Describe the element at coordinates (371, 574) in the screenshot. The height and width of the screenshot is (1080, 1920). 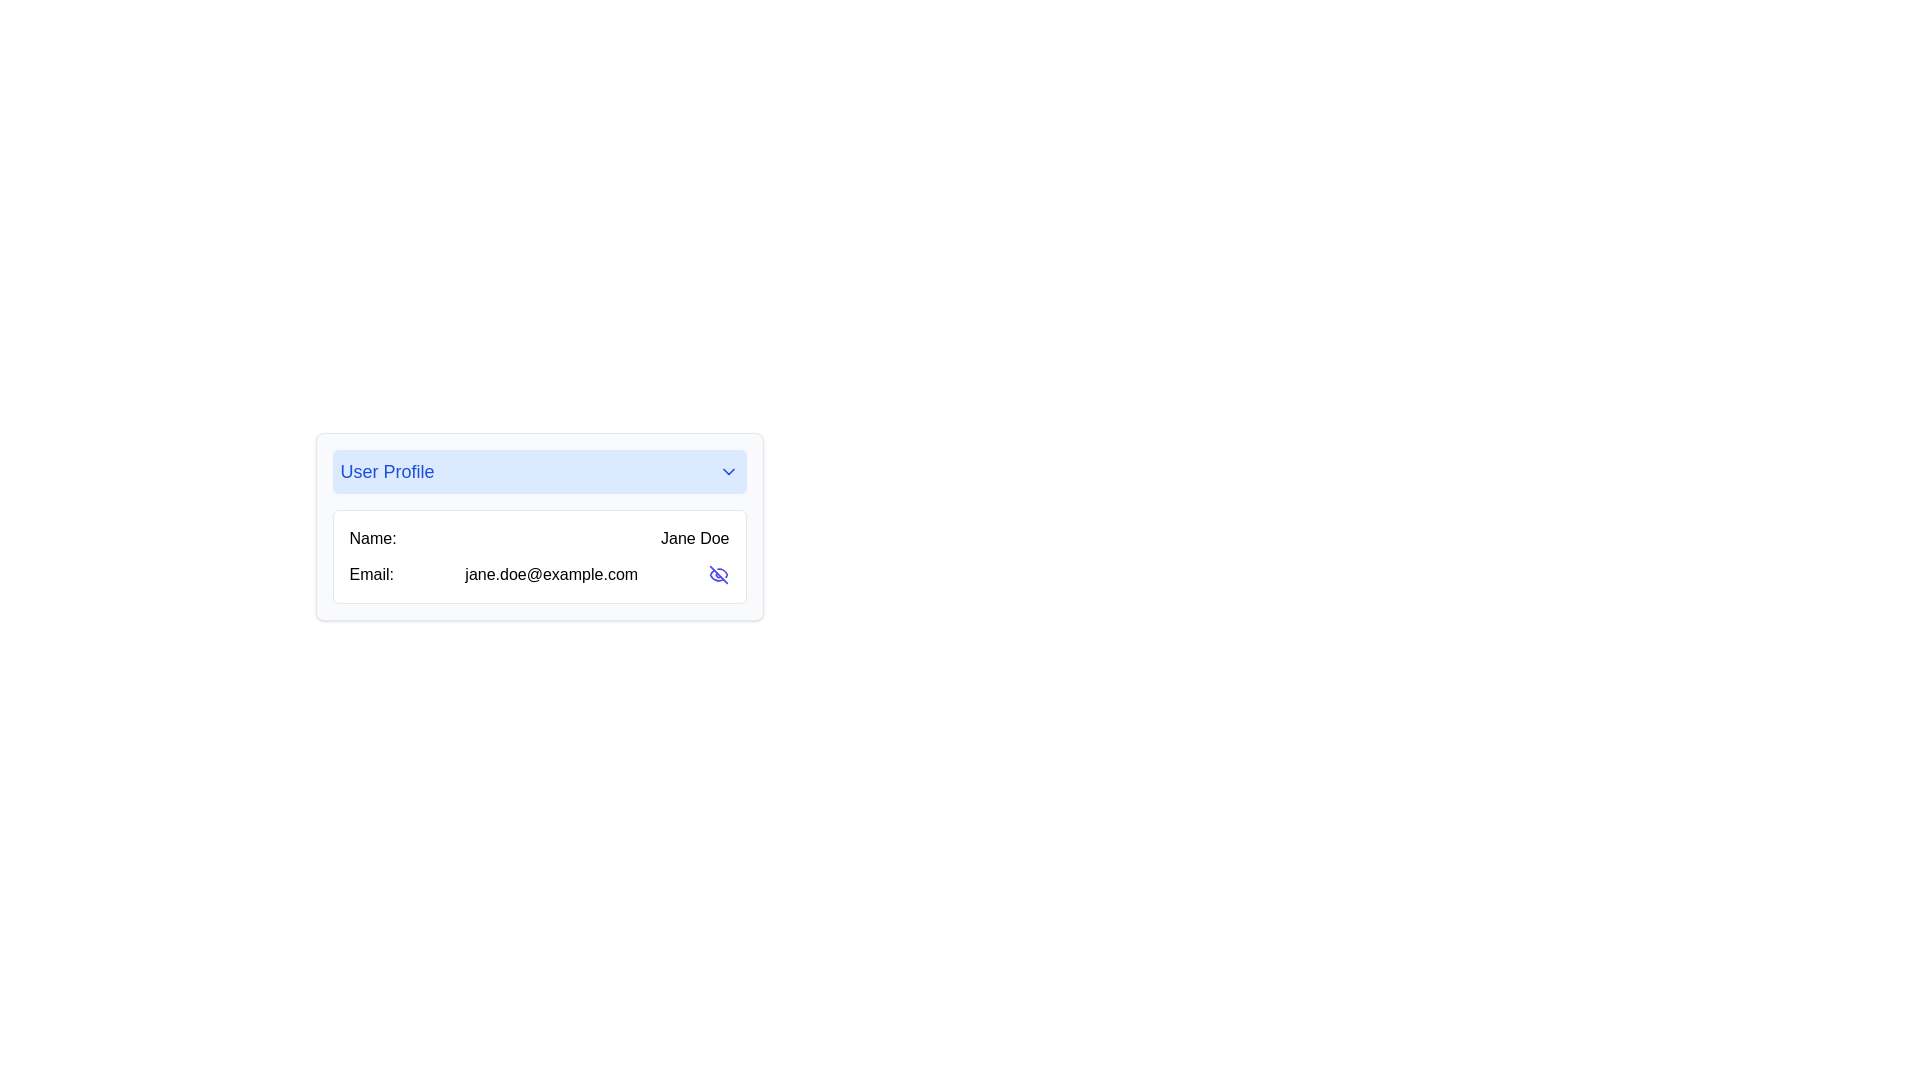
I see `the label that identifies the email address field located in the user profile card, specifically in the second row on the left side` at that location.